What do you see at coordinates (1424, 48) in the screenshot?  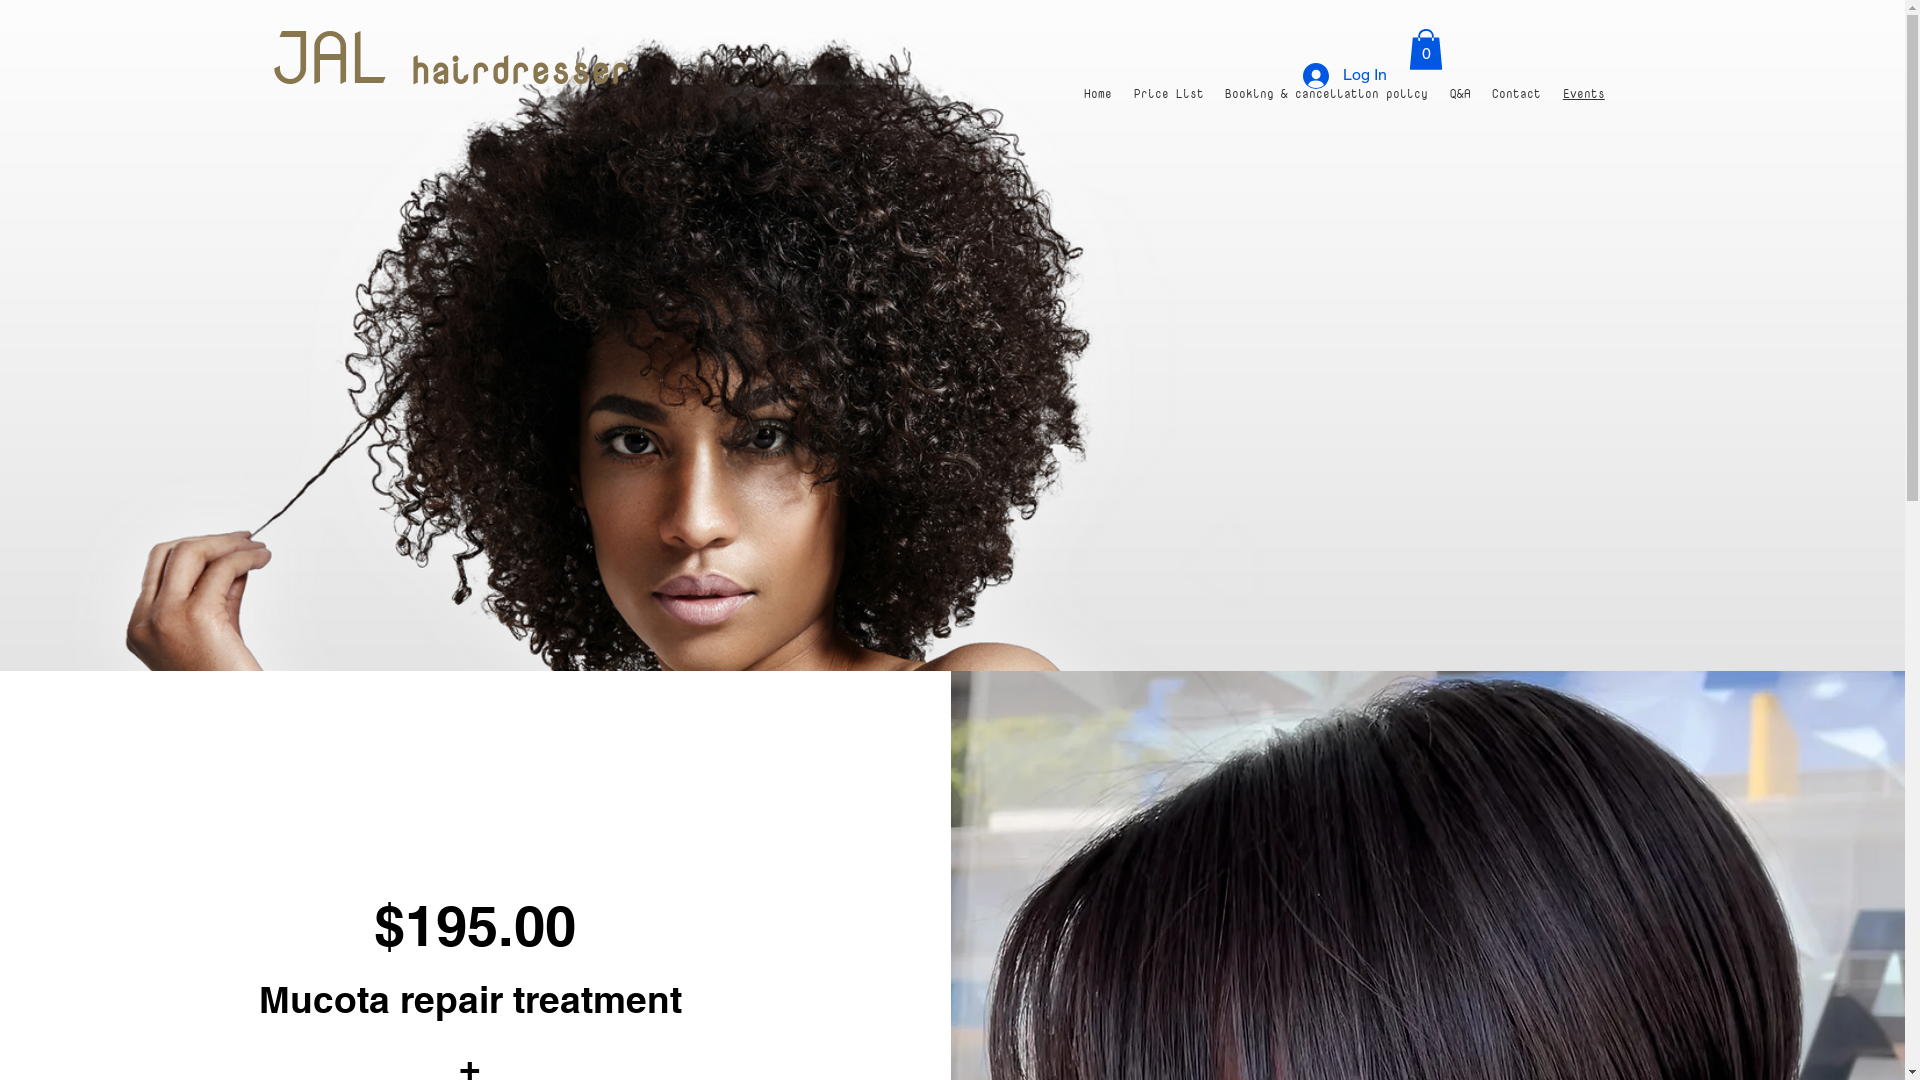 I see `'0'` at bounding box center [1424, 48].